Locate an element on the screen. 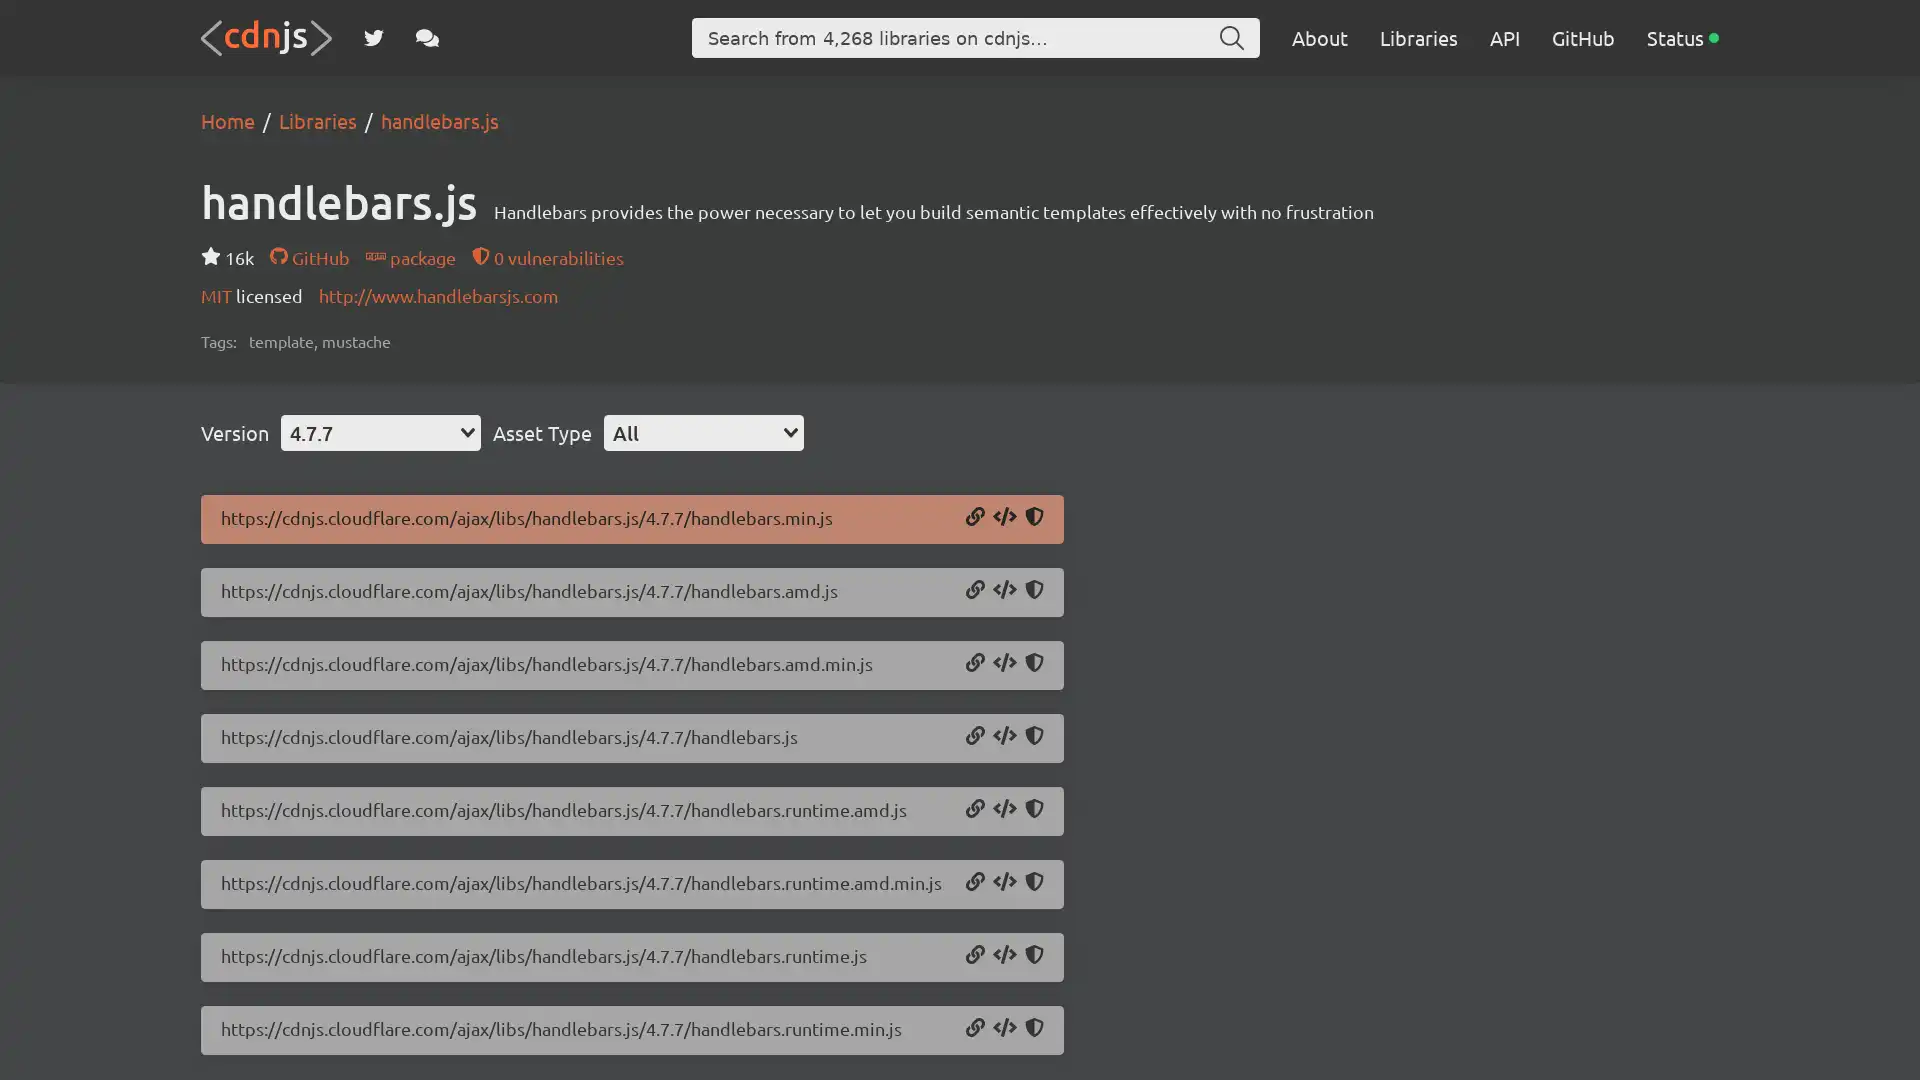 The width and height of the screenshot is (1920, 1080). Copy URL is located at coordinates (975, 590).